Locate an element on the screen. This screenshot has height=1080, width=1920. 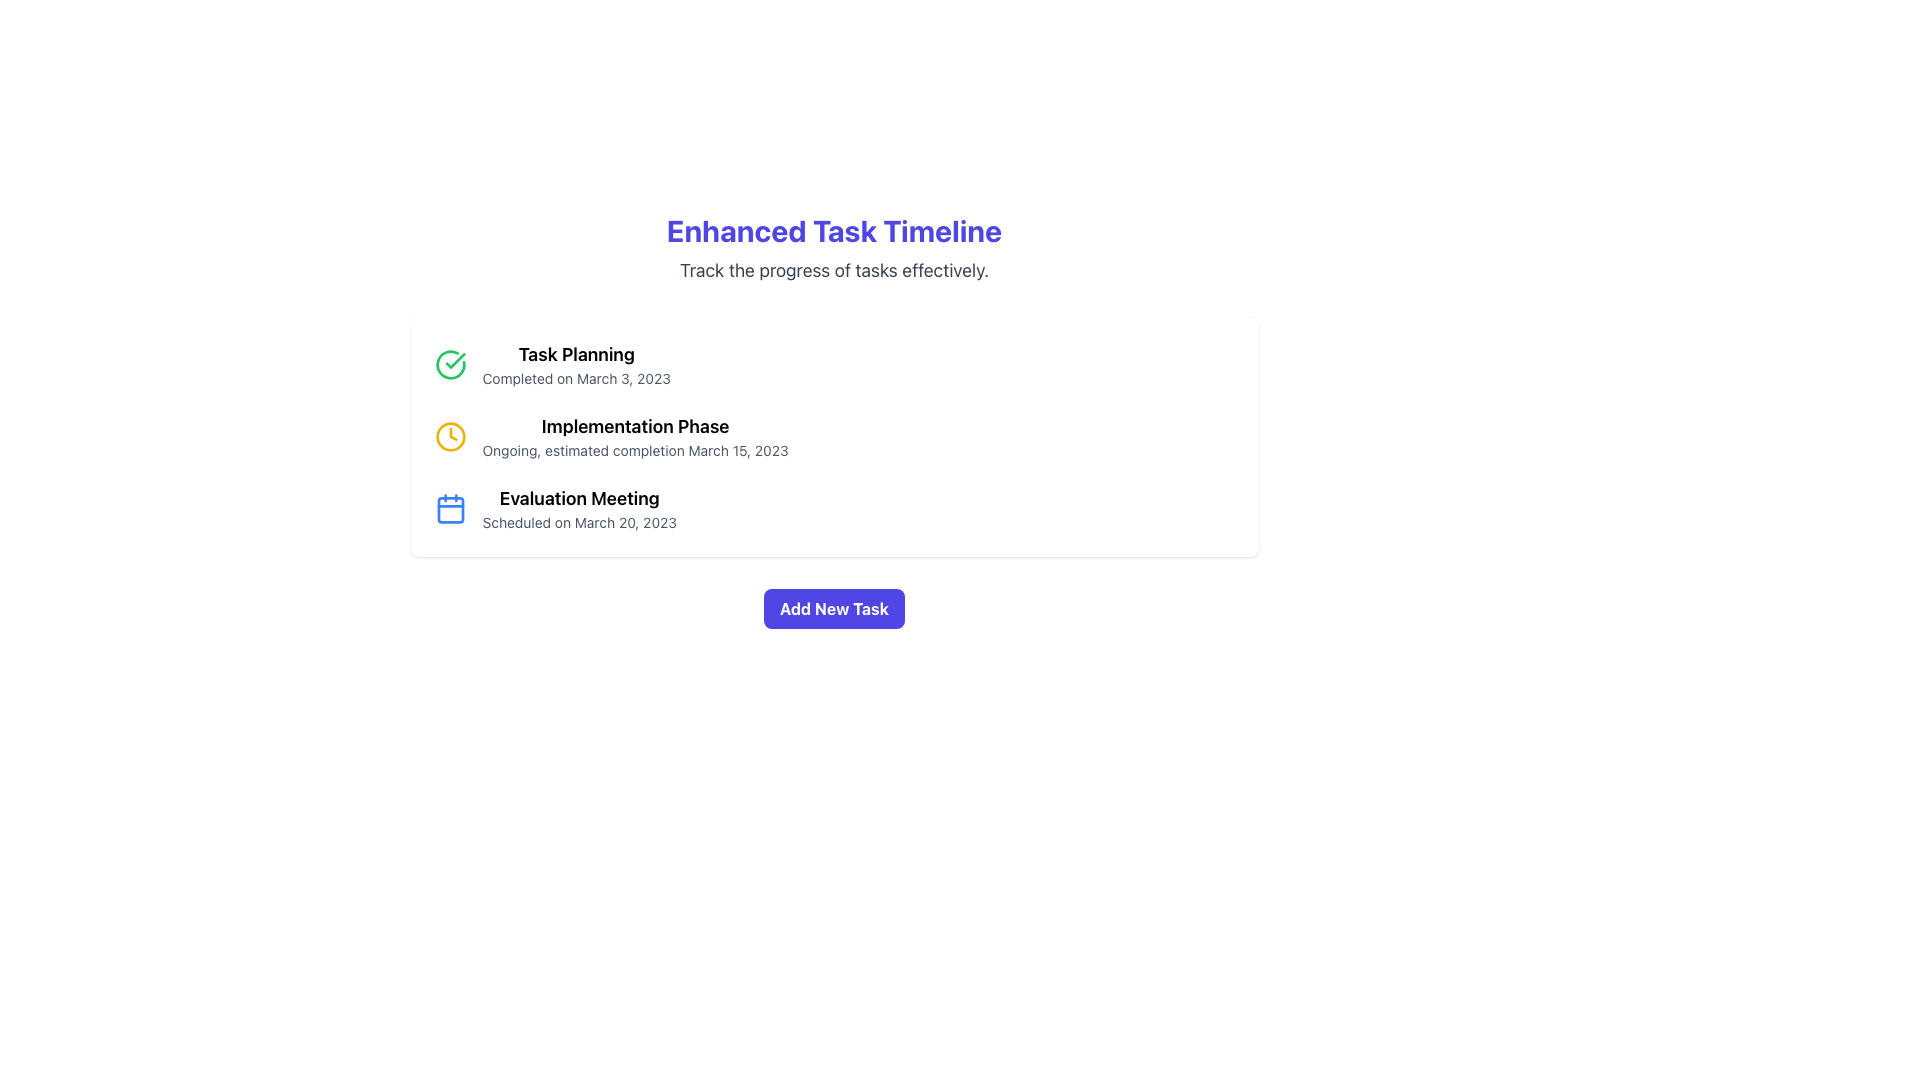
the calendar icon with a blue outline and a white background, located next to the 'Evaluation Meeting' task in the vertical list is located at coordinates (449, 508).